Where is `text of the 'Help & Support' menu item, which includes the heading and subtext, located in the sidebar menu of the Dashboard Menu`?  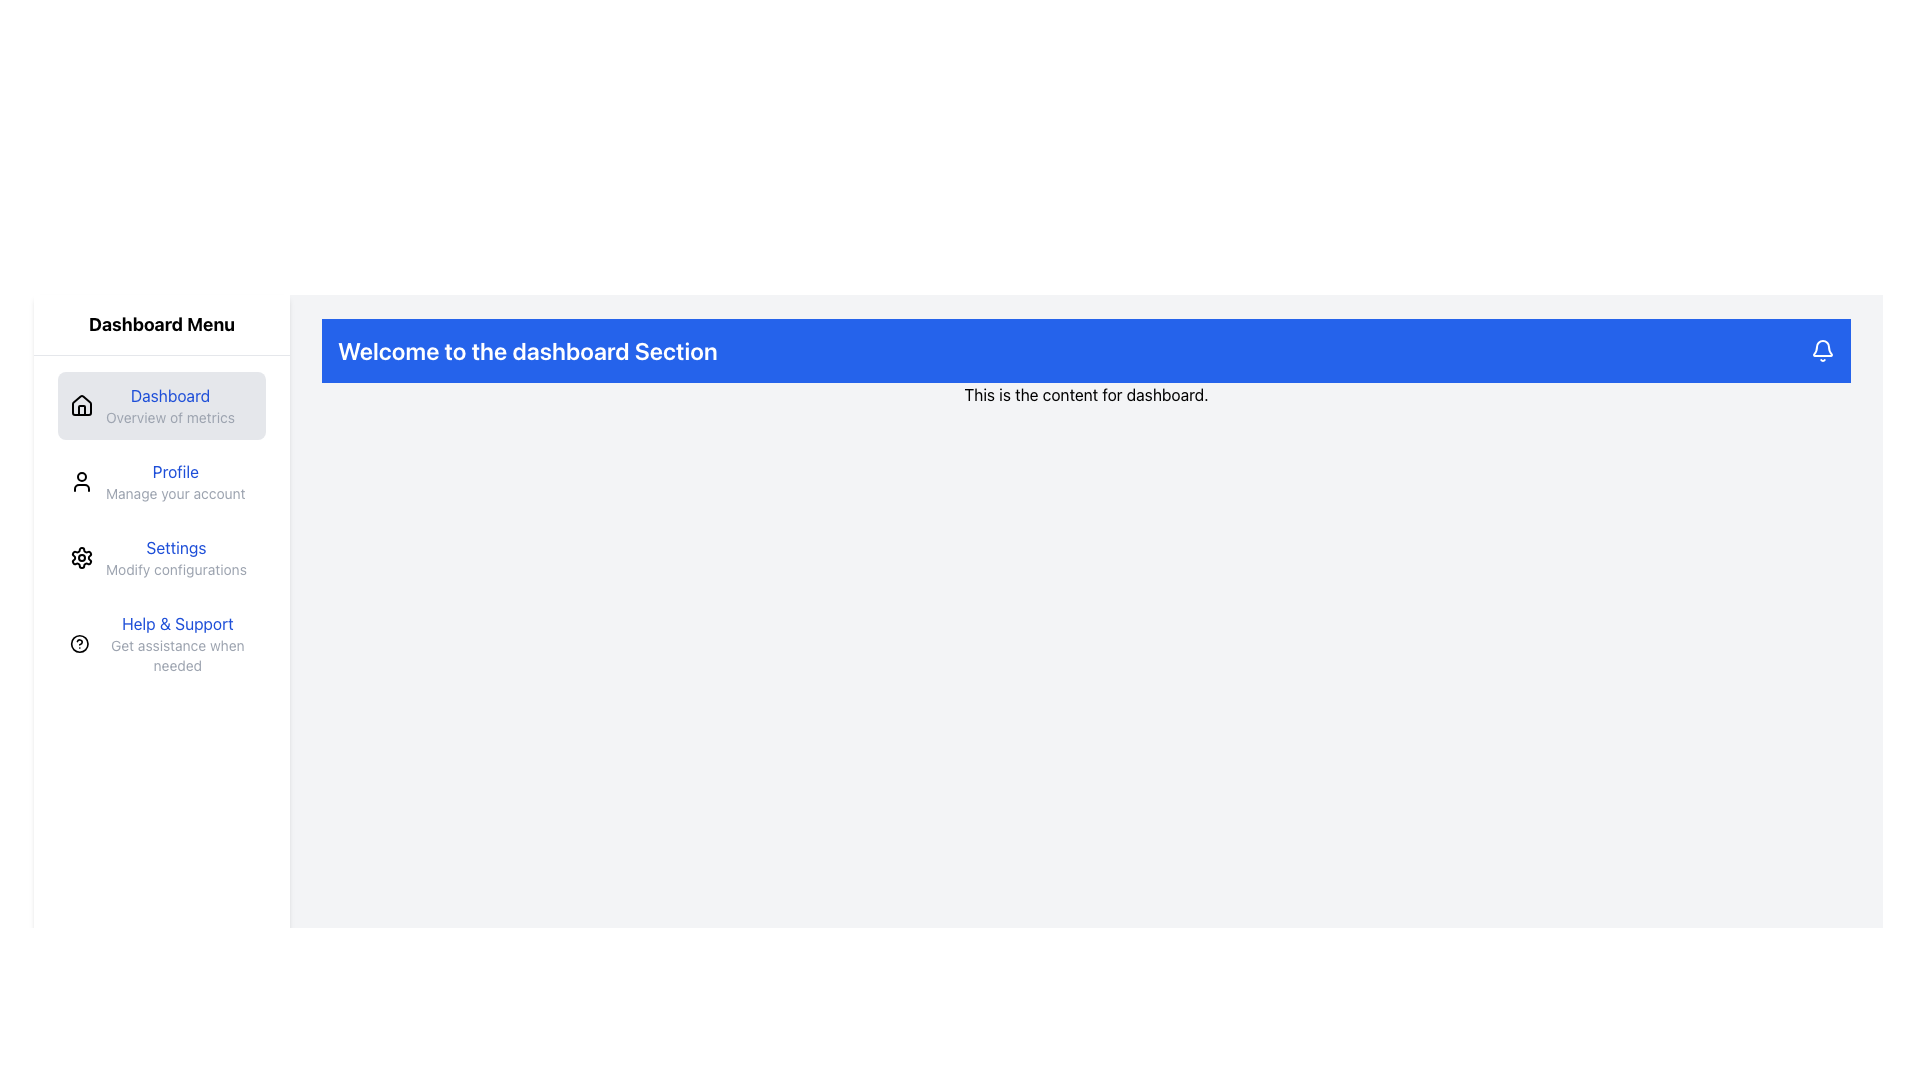
text of the 'Help & Support' menu item, which includes the heading and subtext, located in the sidebar menu of the Dashboard Menu is located at coordinates (162, 644).